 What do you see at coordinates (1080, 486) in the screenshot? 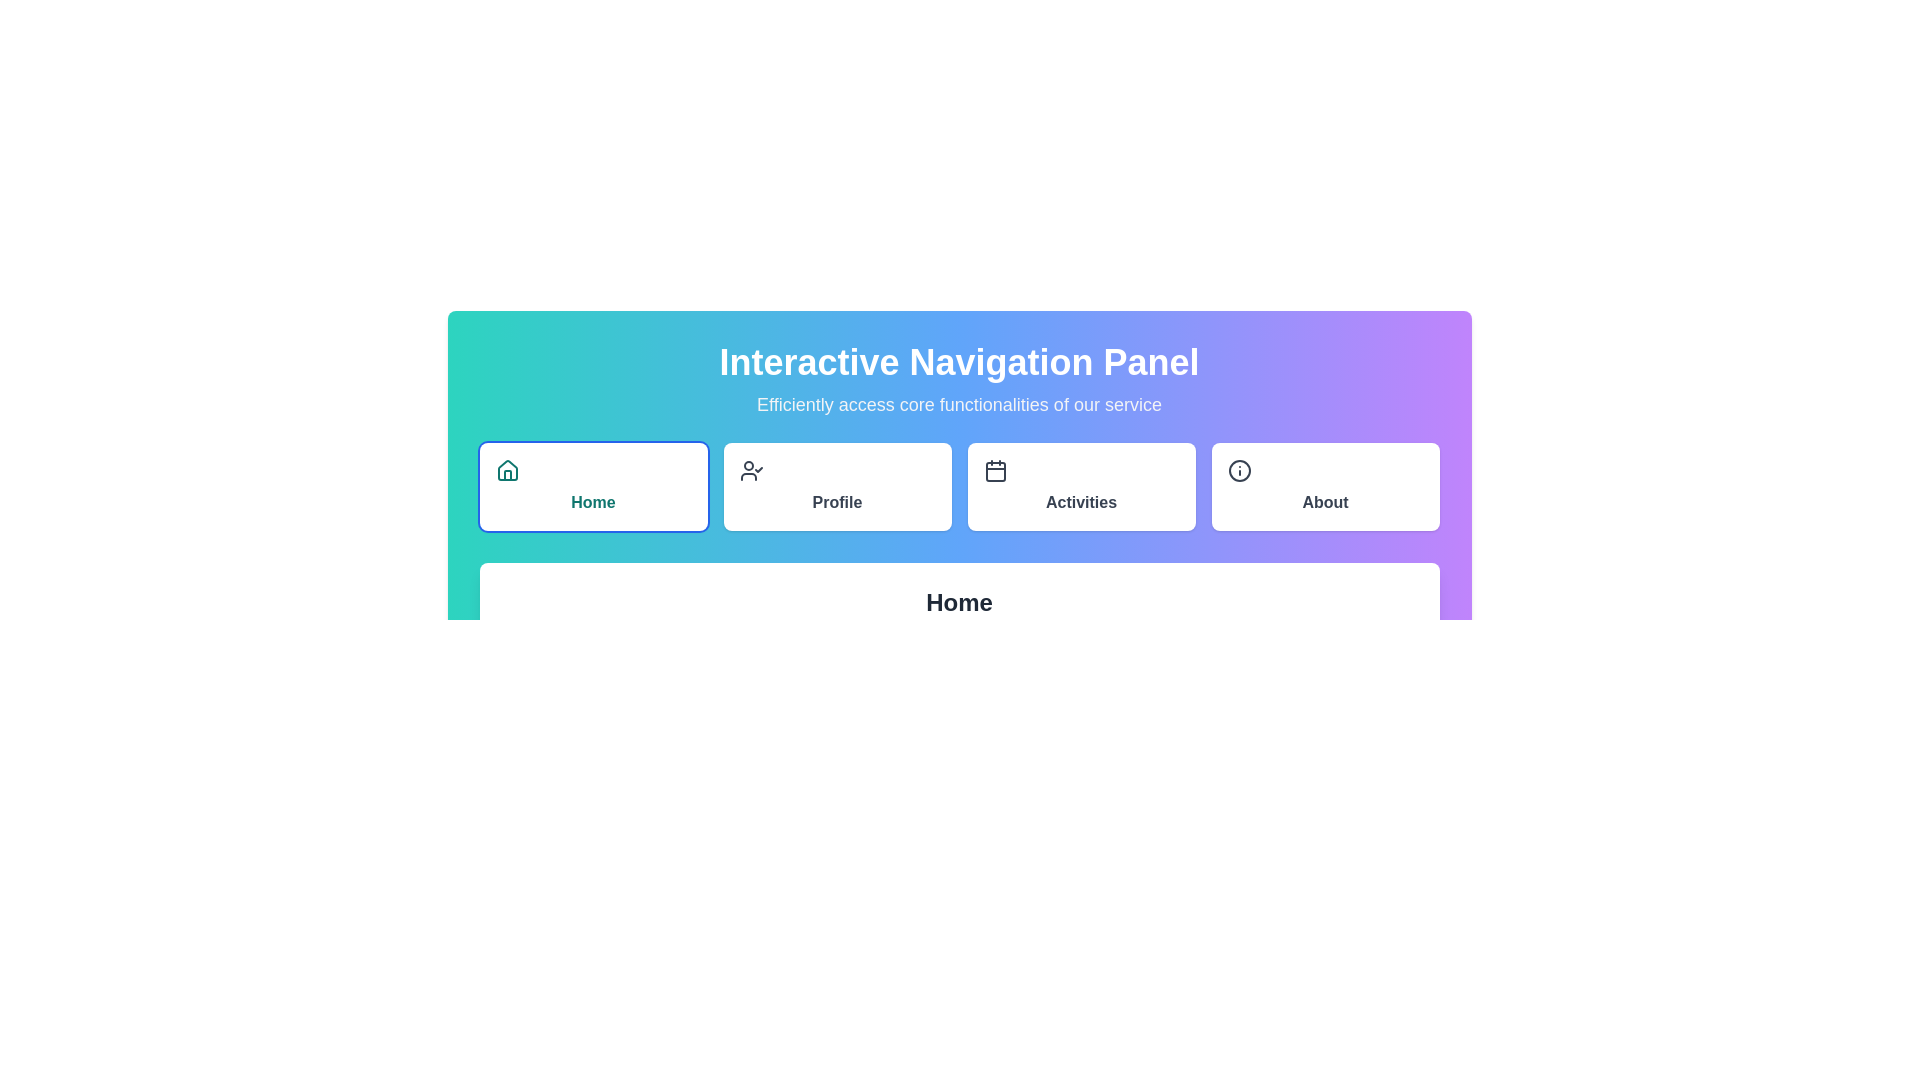
I see `the 'Activities' button, which is a rectangular button with a white background and rounded corners, located in the navigation panel between the 'Profile' and 'About' buttons` at bounding box center [1080, 486].